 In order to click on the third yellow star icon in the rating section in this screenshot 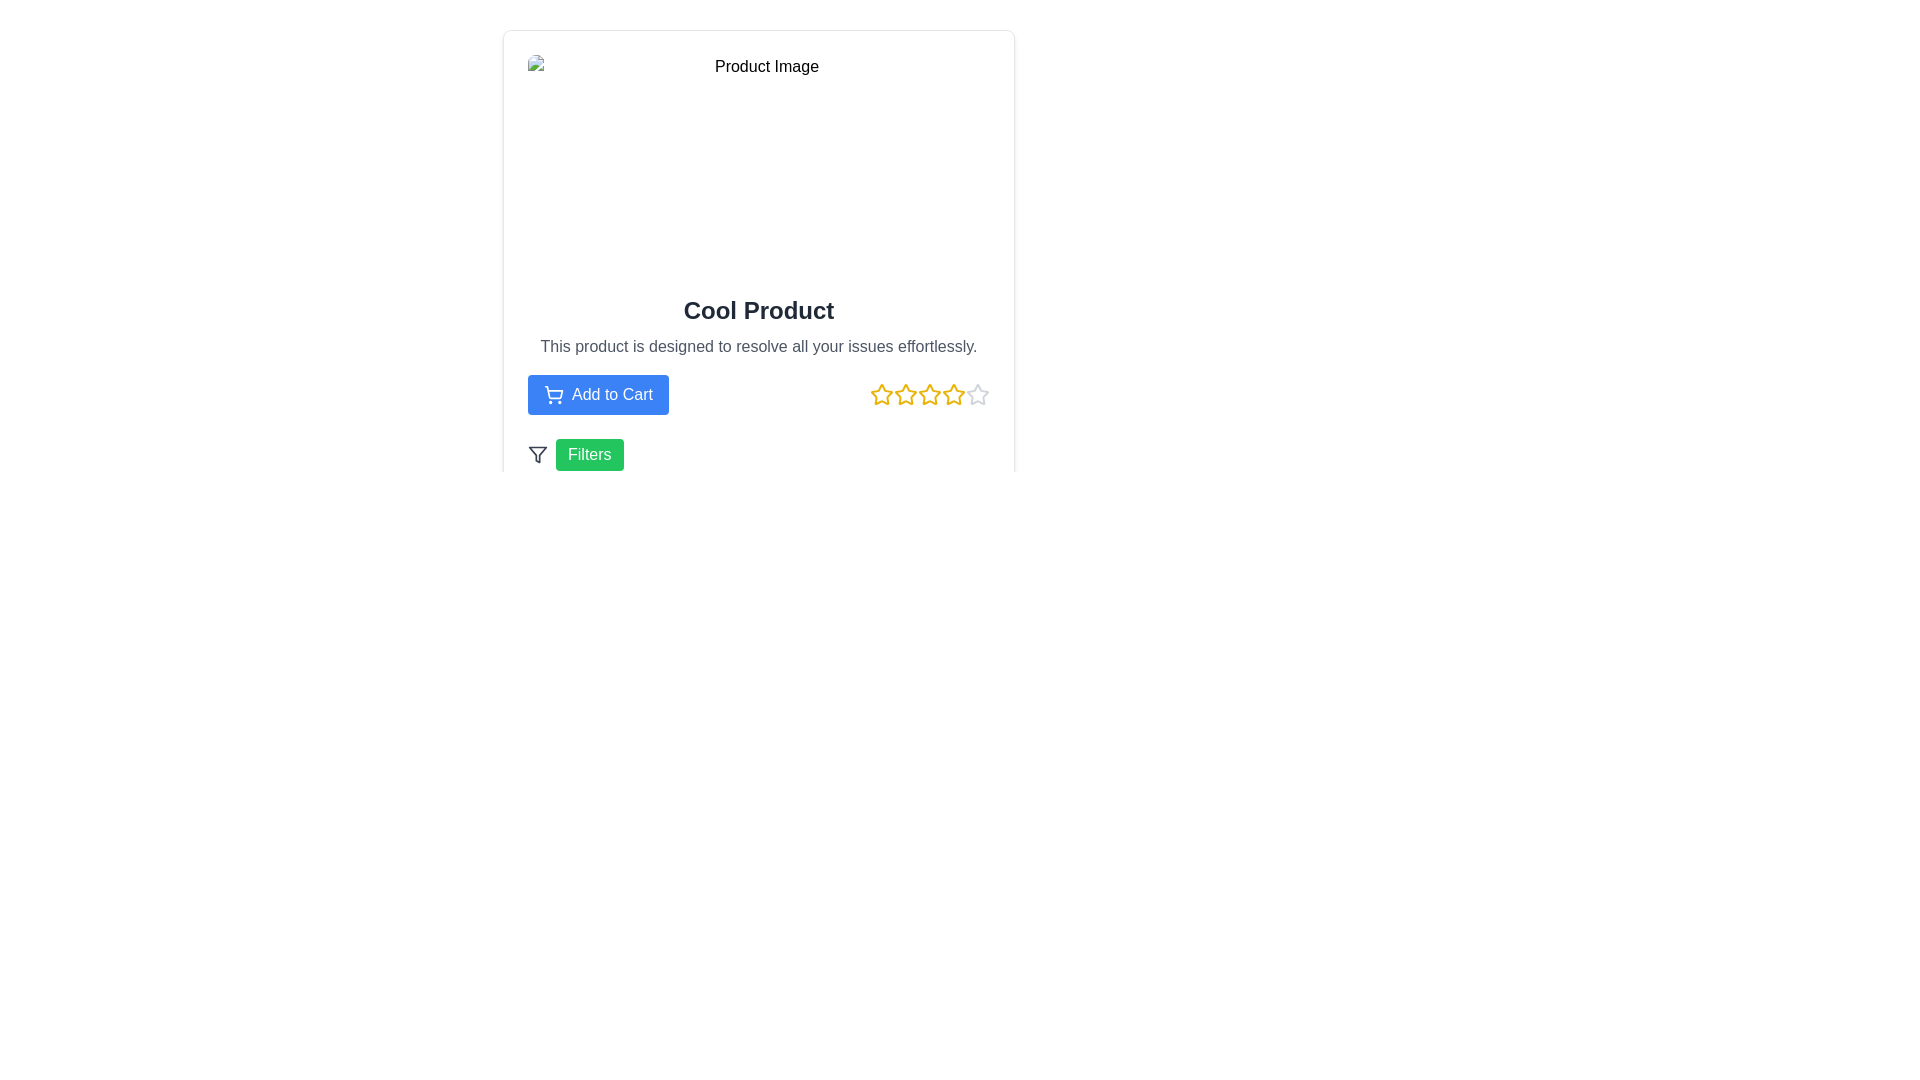, I will do `click(905, 394)`.